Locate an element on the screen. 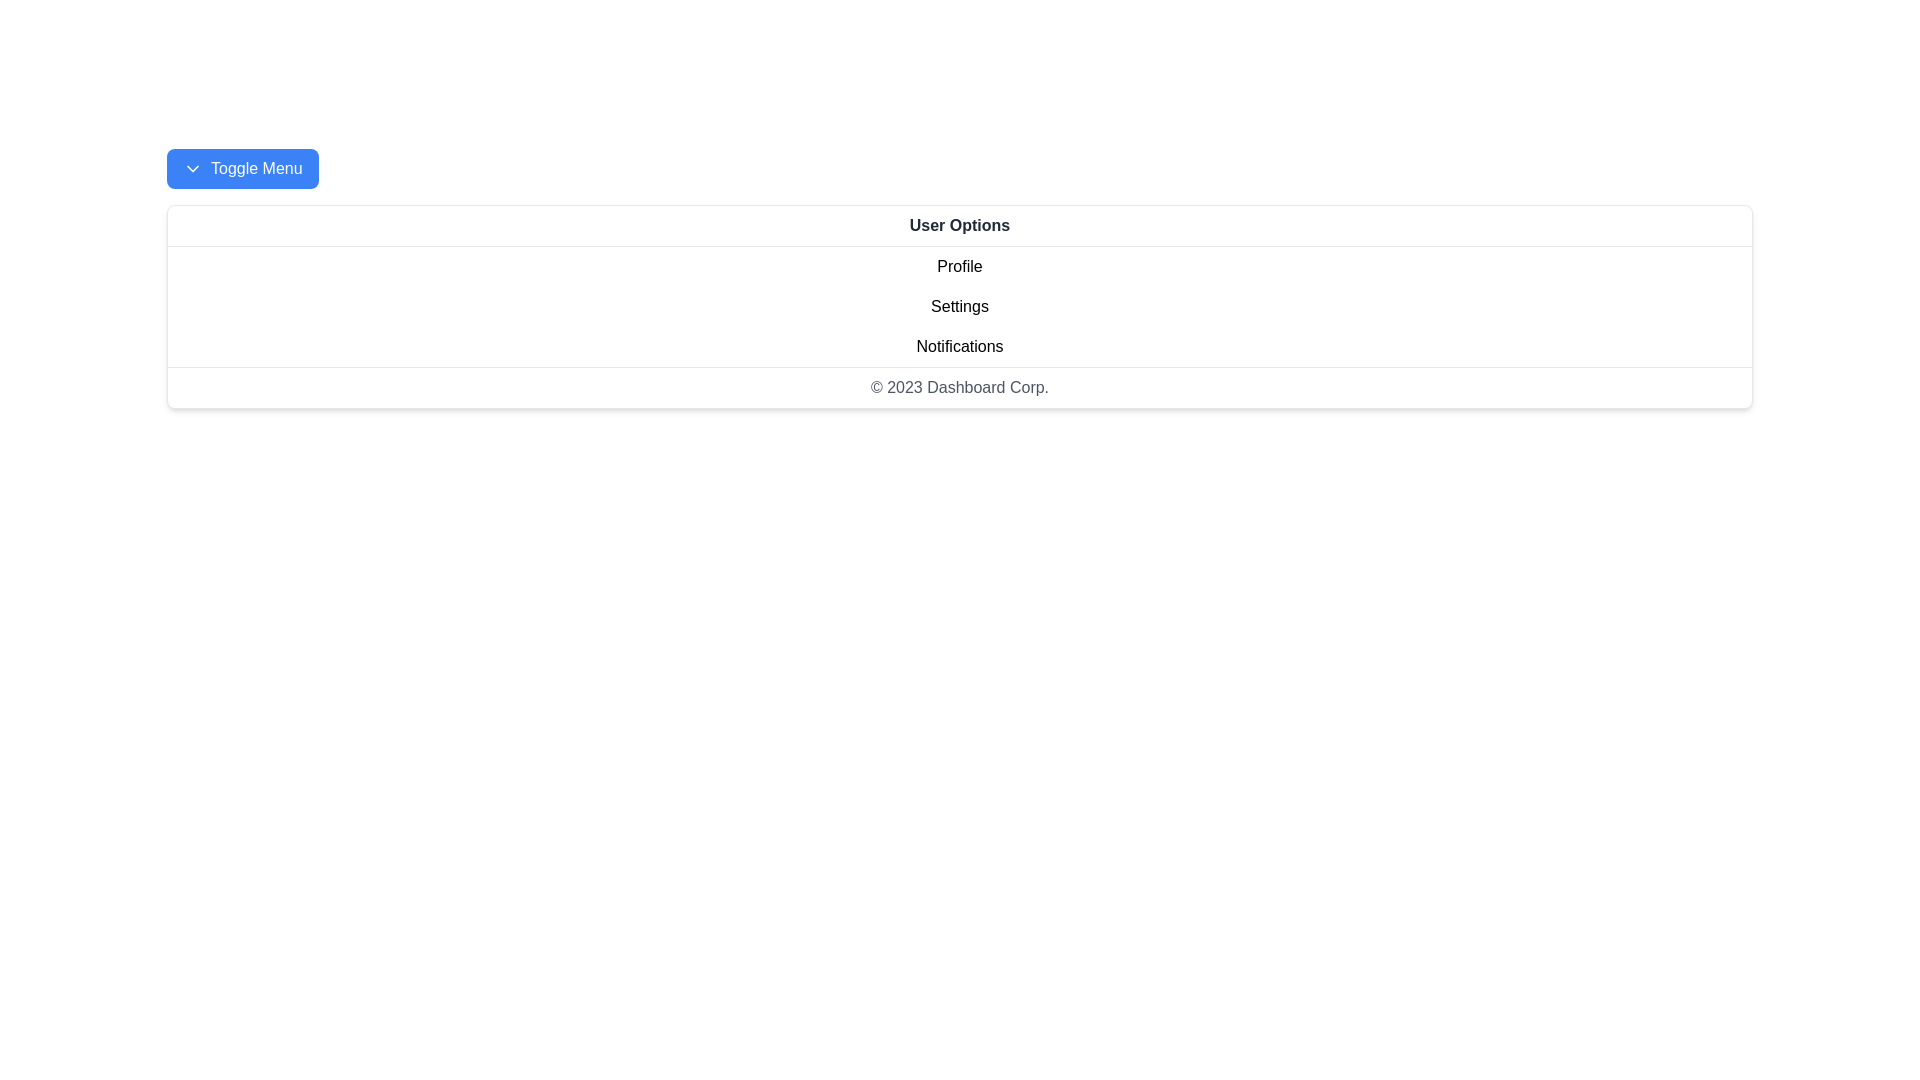 The height and width of the screenshot is (1080, 1920). 'Toggle Menu' button to toggle the drawer is located at coordinates (240, 168).